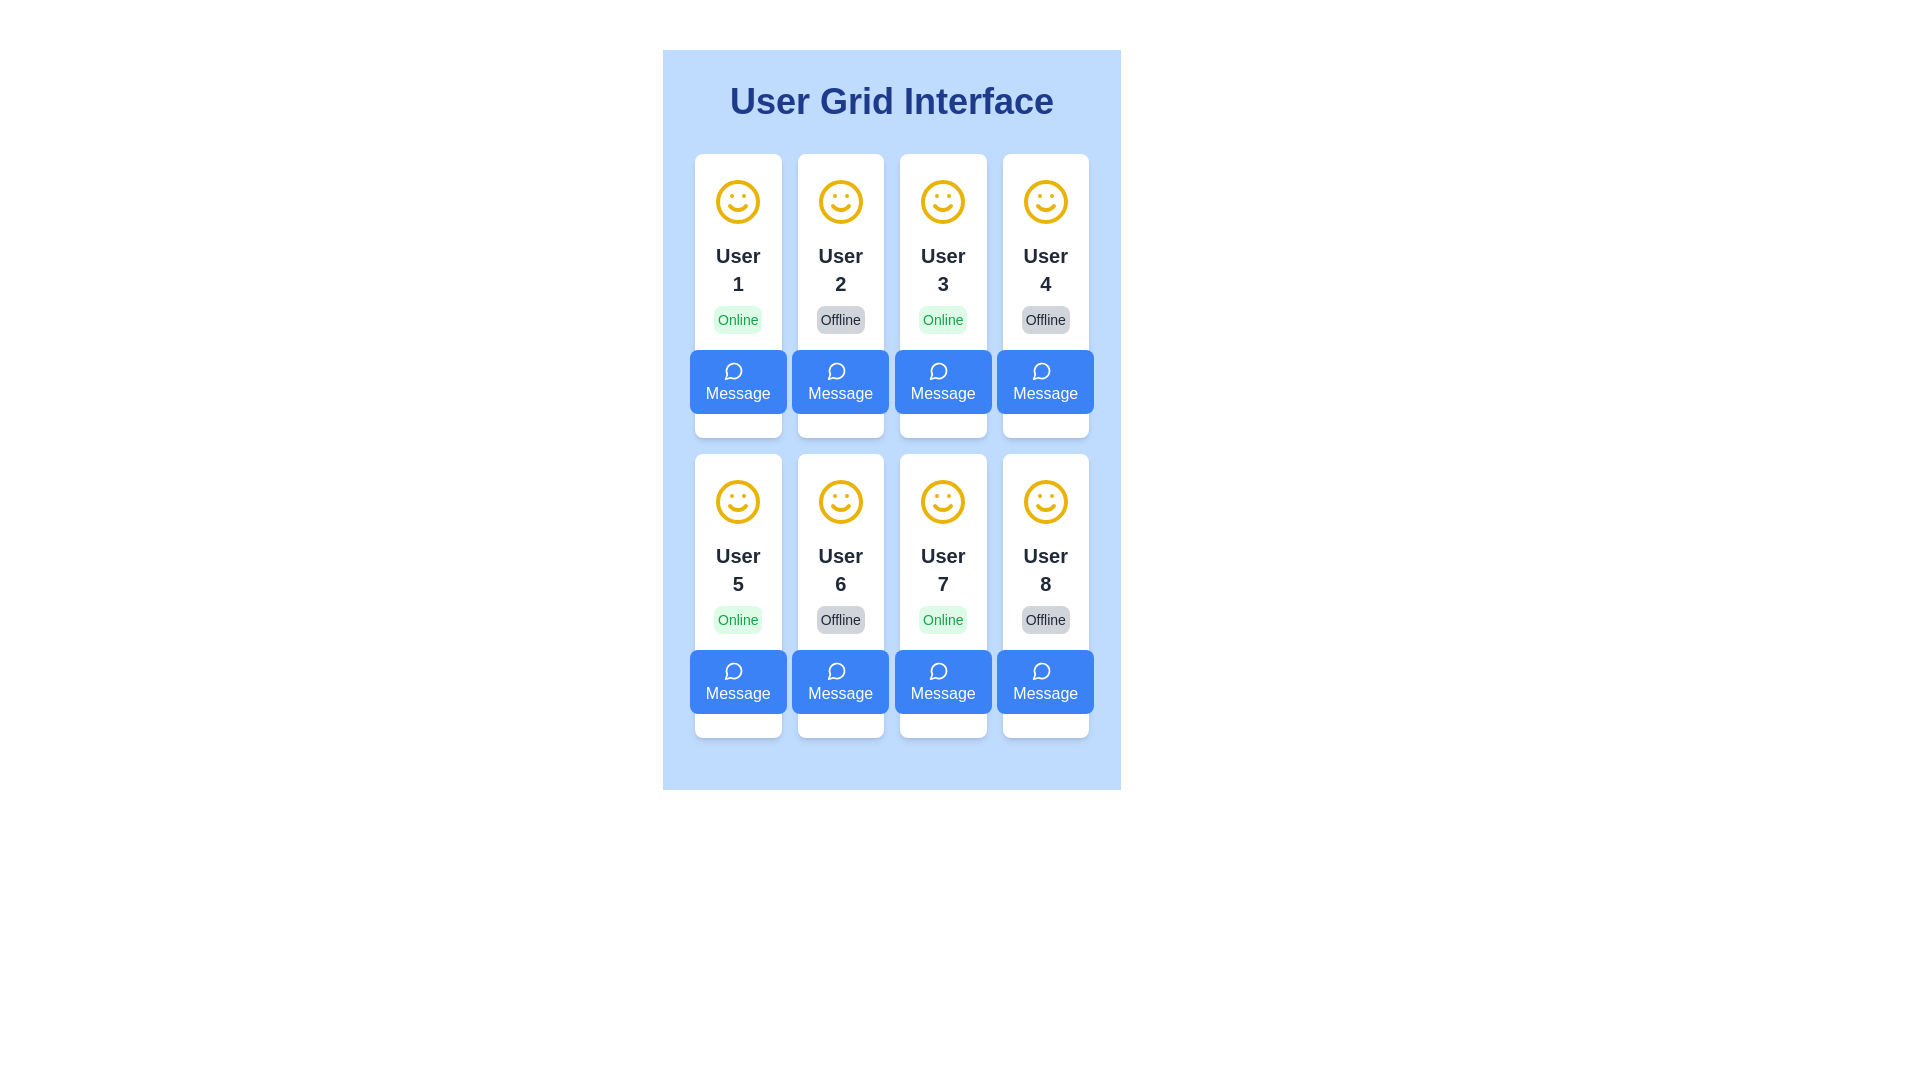 This screenshot has height=1080, width=1920. Describe the element at coordinates (1040, 670) in the screenshot. I see `the messaging icon located within the 'Message' button in the fourth column of the second row of the grid layout` at that location.